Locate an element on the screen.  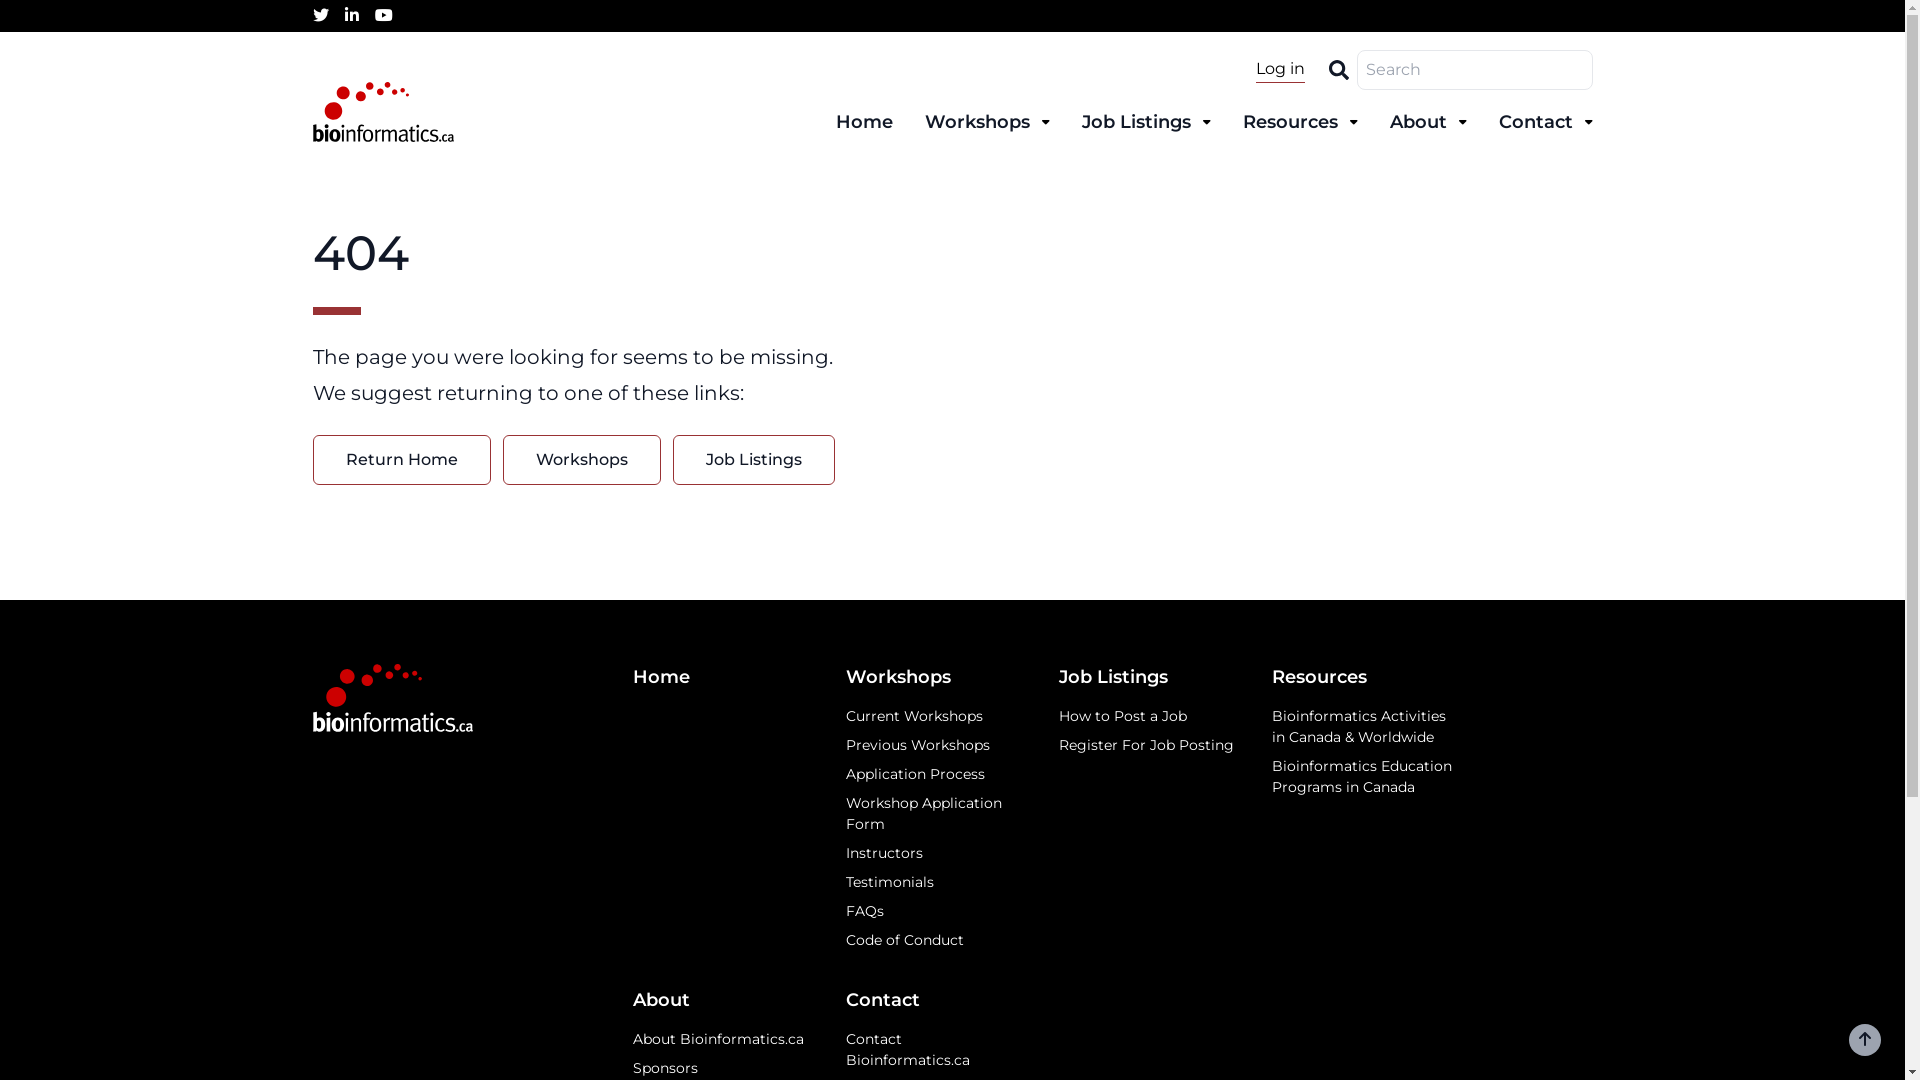
'Current Workshops' is located at coordinates (936, 715).